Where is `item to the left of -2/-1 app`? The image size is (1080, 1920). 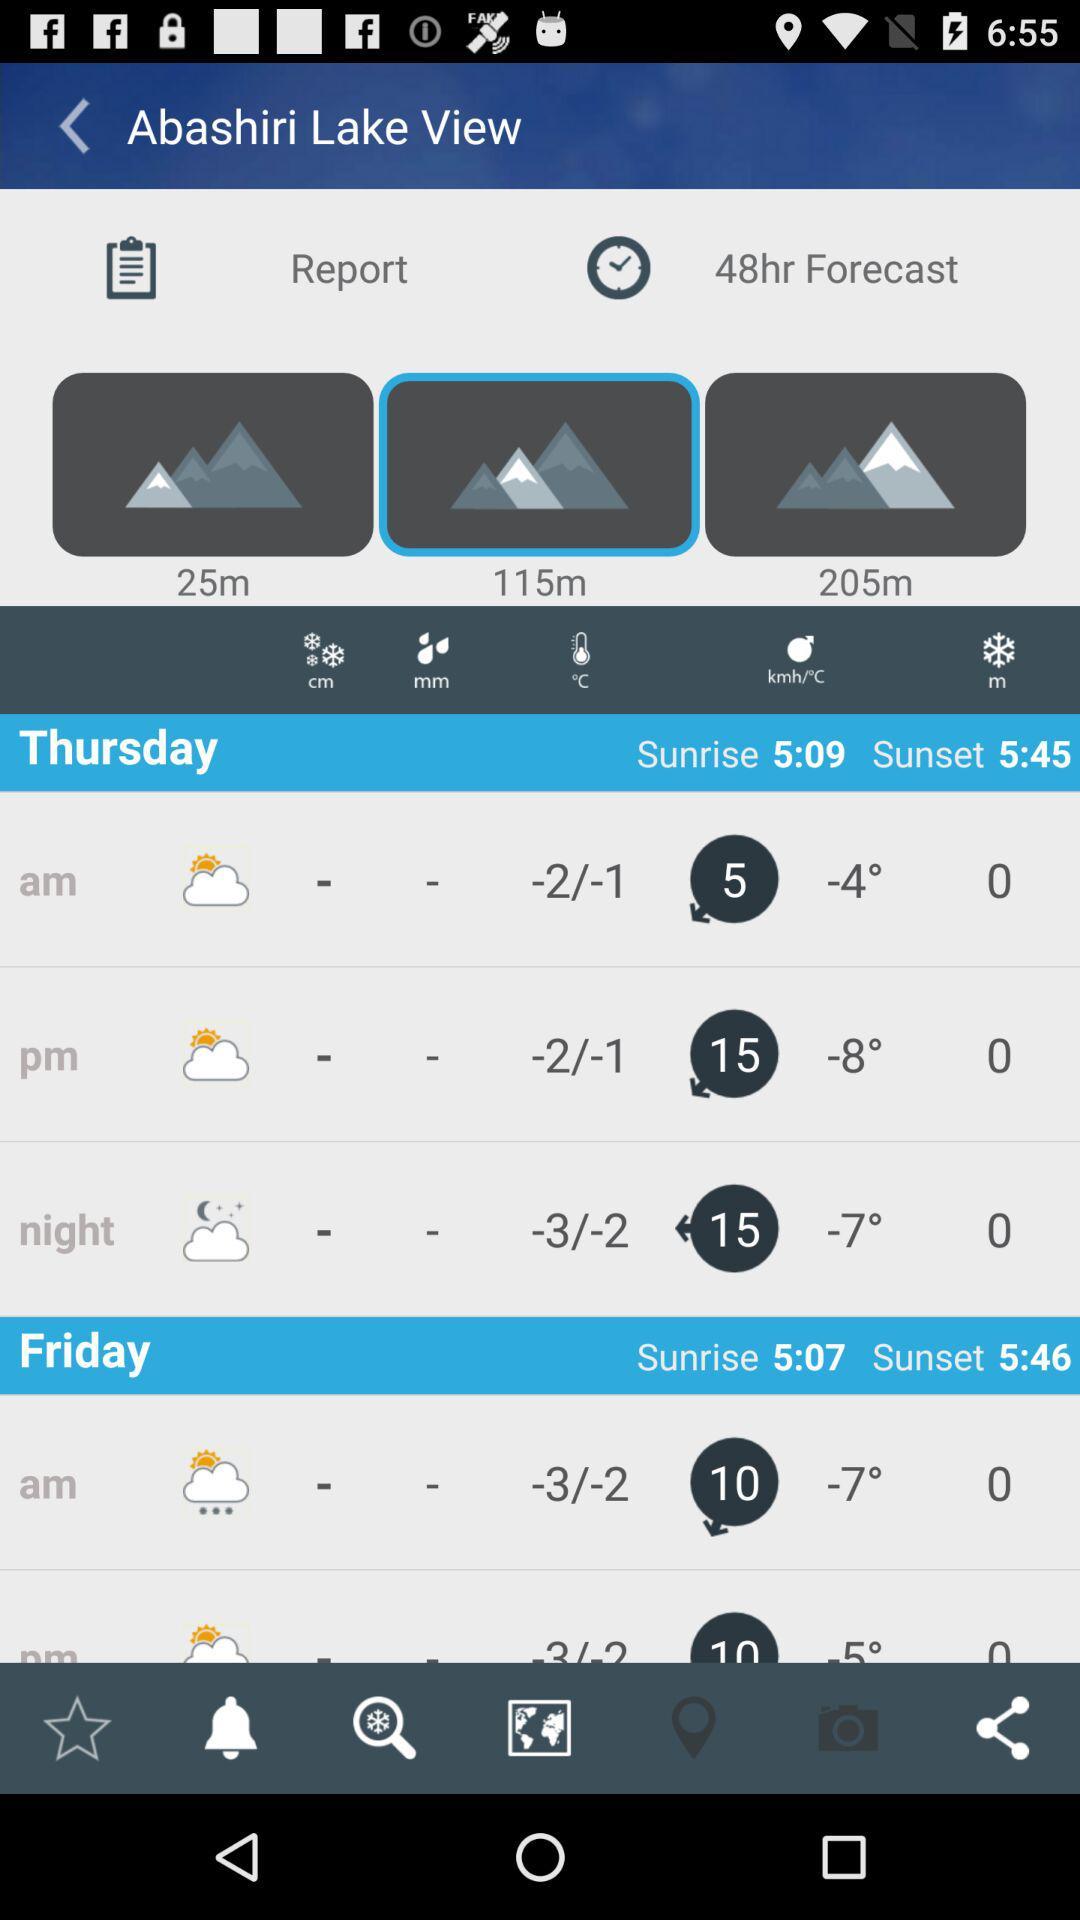 item to the left of -2/-1 app is located at coordinates (431, 1227).